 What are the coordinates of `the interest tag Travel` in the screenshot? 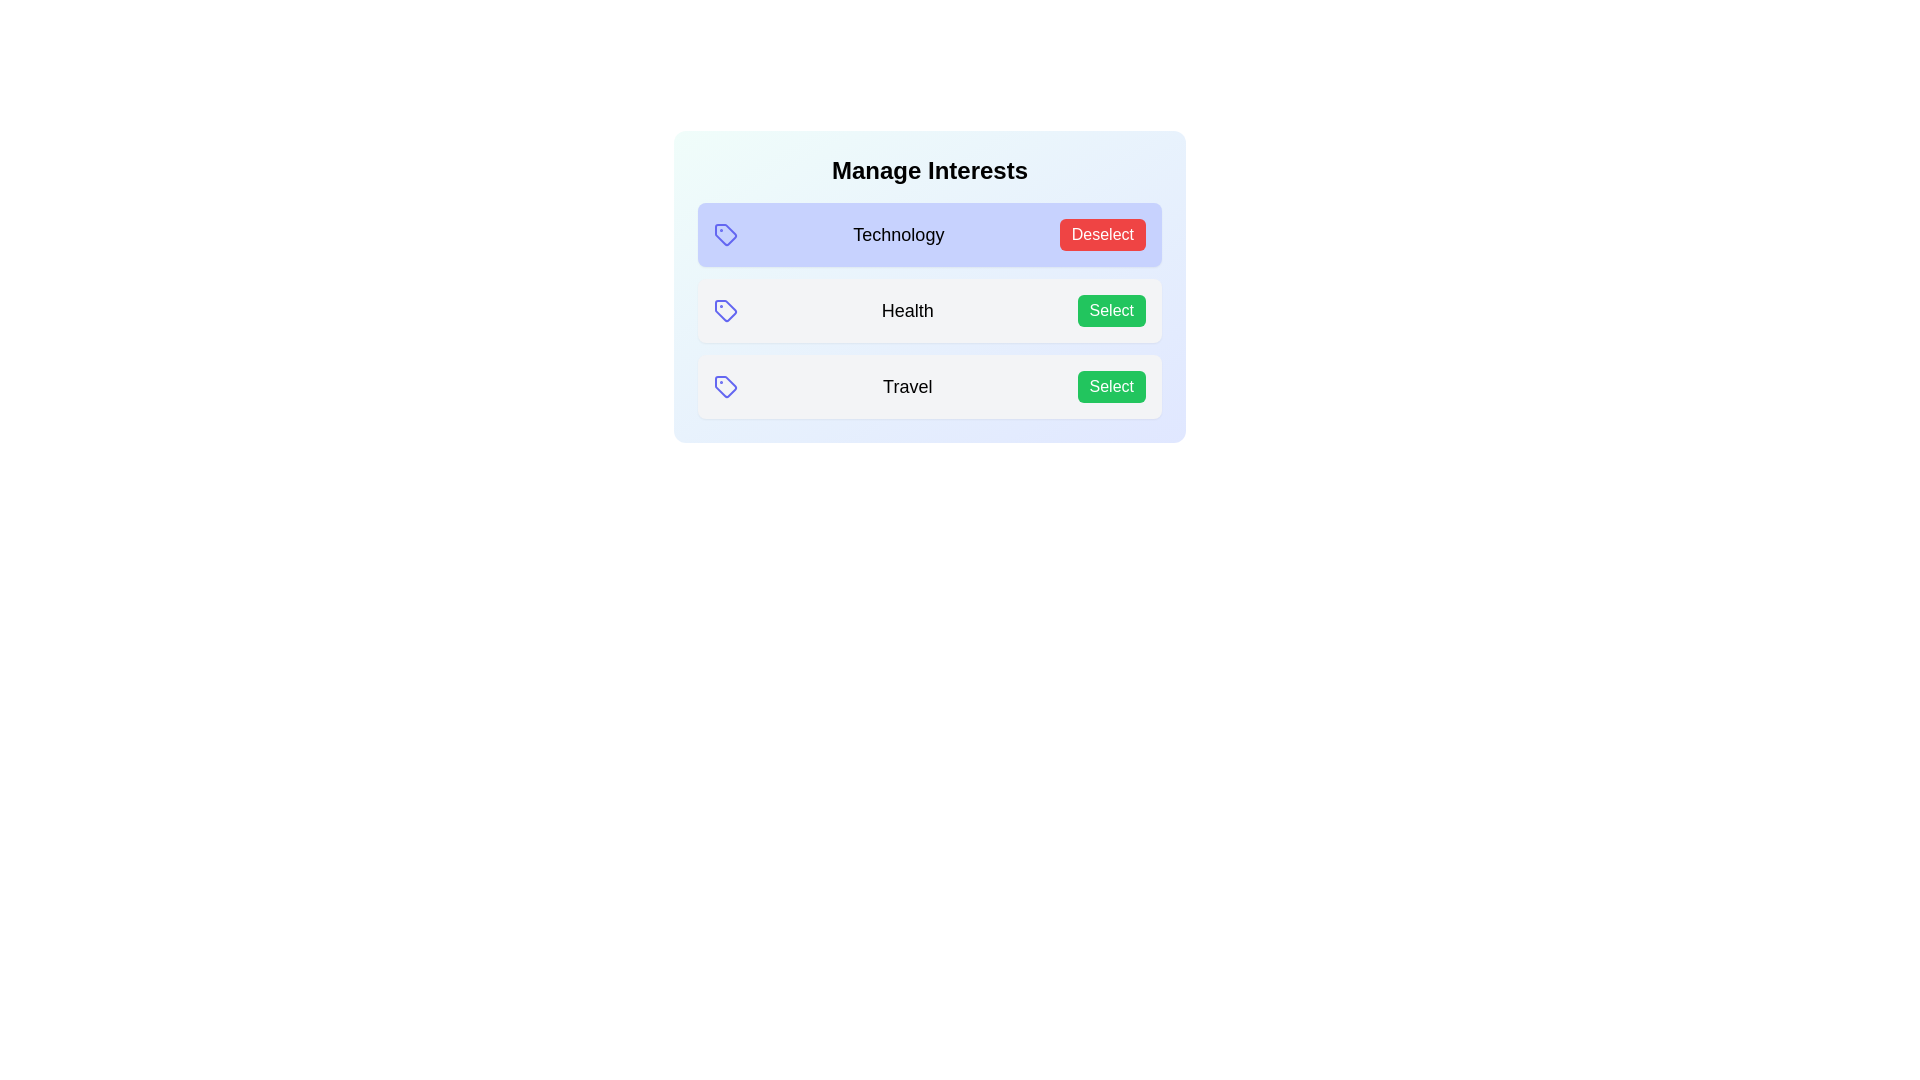 It's located at (1110, 386).